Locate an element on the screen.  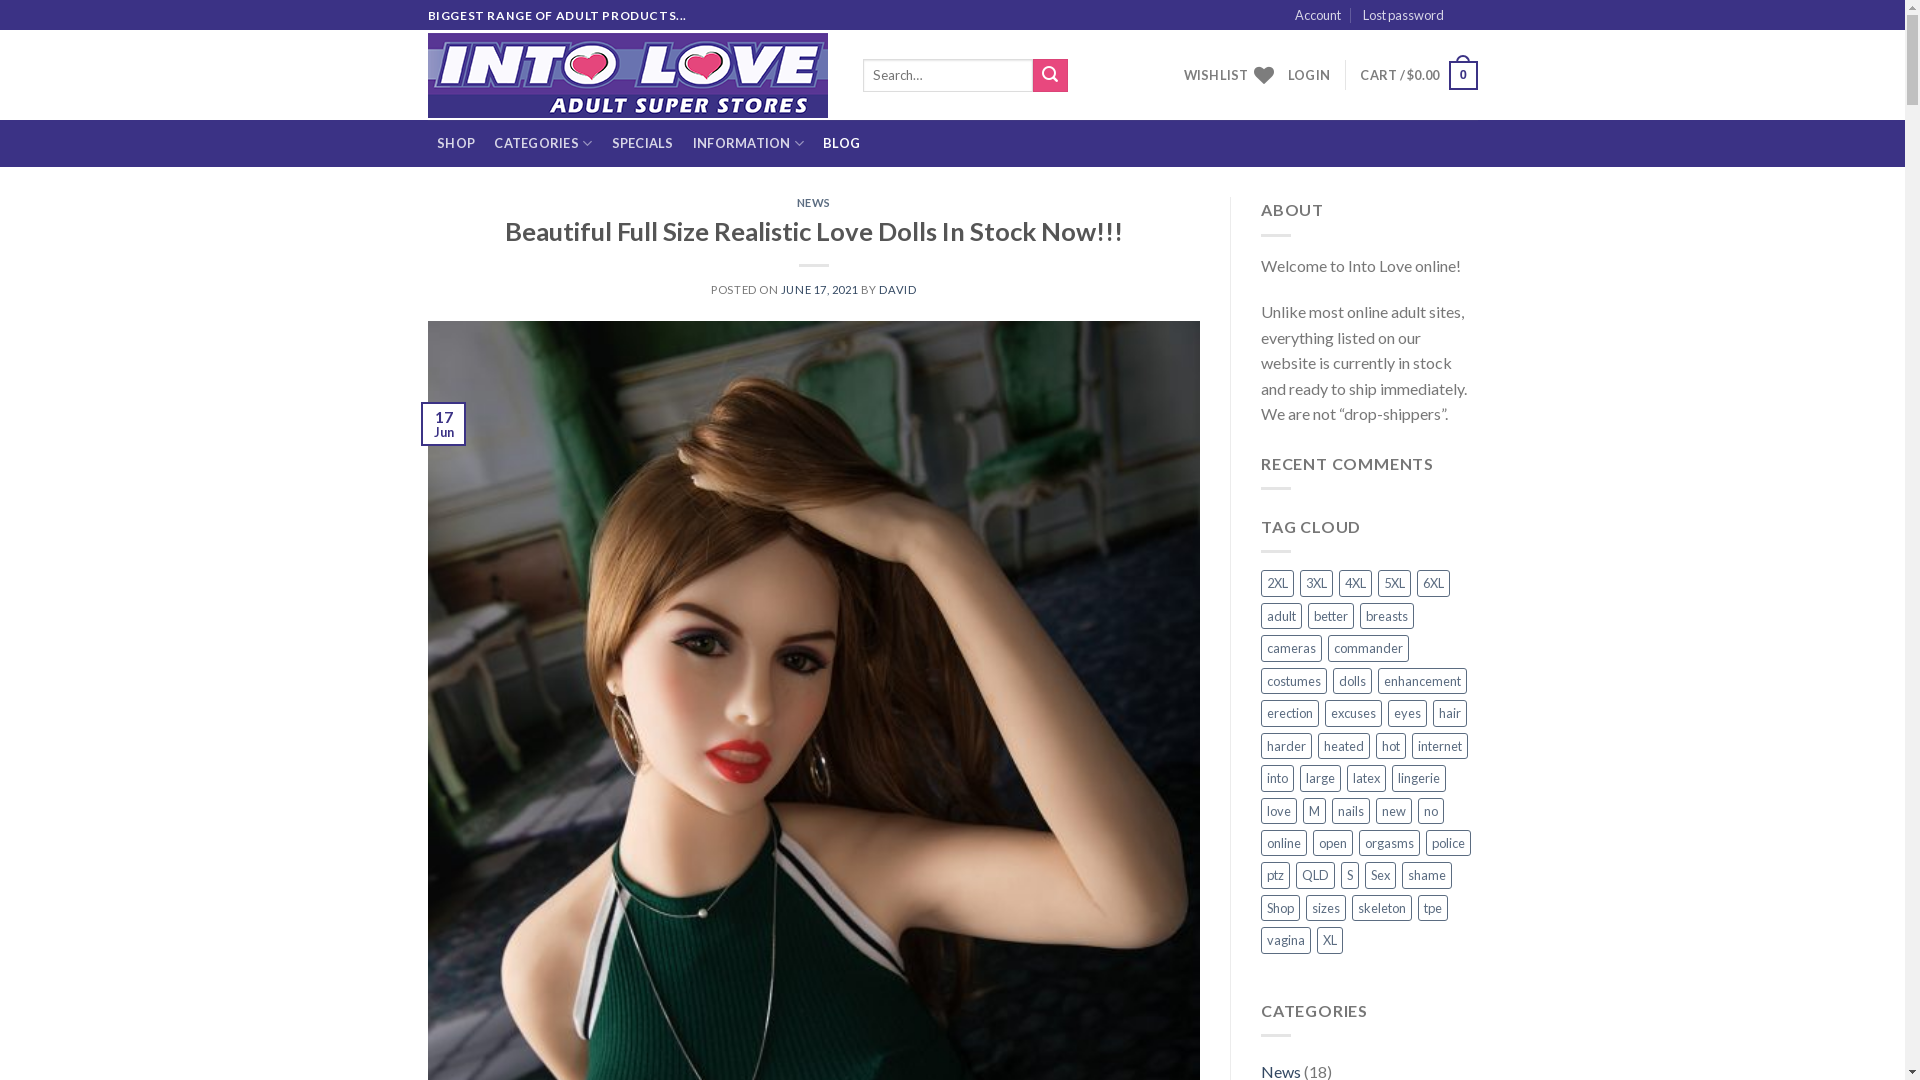
'DAVID' is located at coordinates (896, 289).